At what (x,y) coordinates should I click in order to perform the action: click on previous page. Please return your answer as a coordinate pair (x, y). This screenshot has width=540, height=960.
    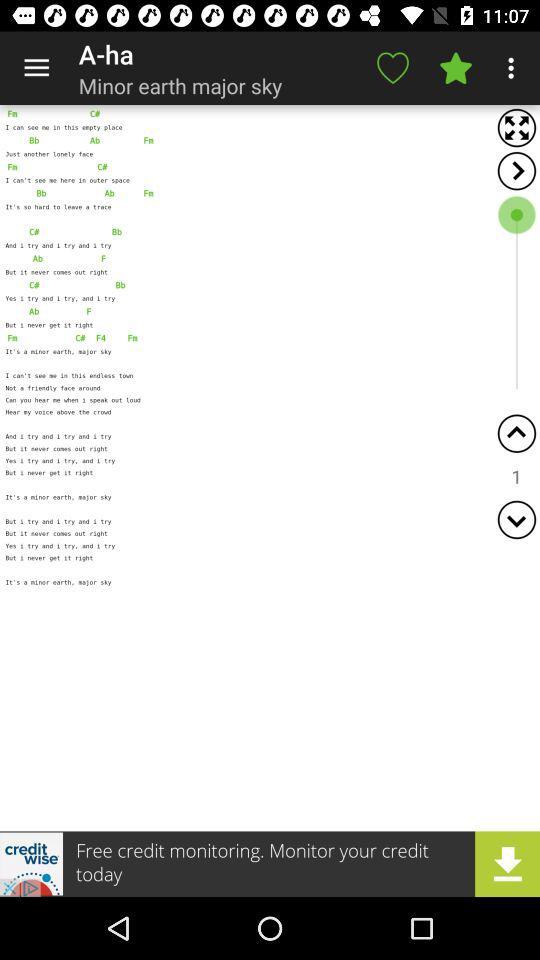
    Looking at the image, I should click on (516, 433).